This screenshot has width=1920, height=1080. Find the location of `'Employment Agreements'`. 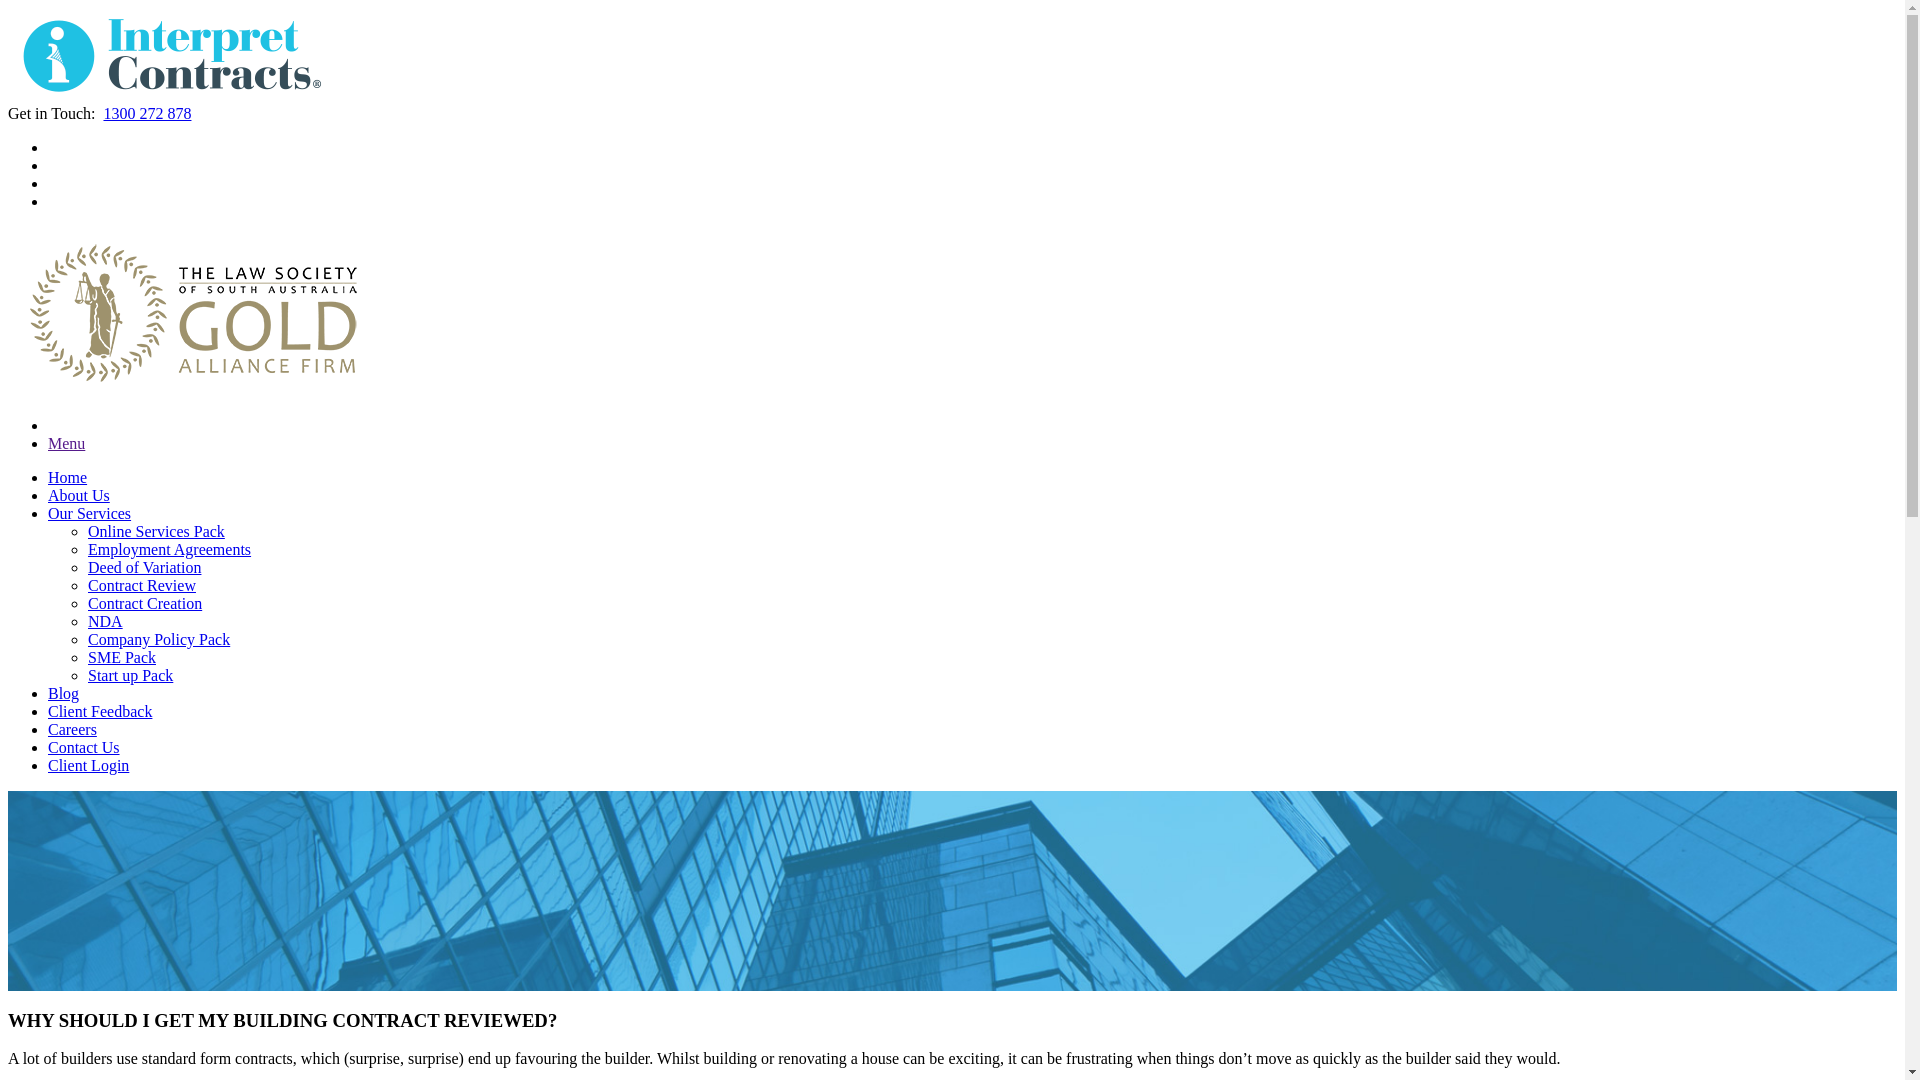

'Employment Agreements' is located at coordinates (169, 549).